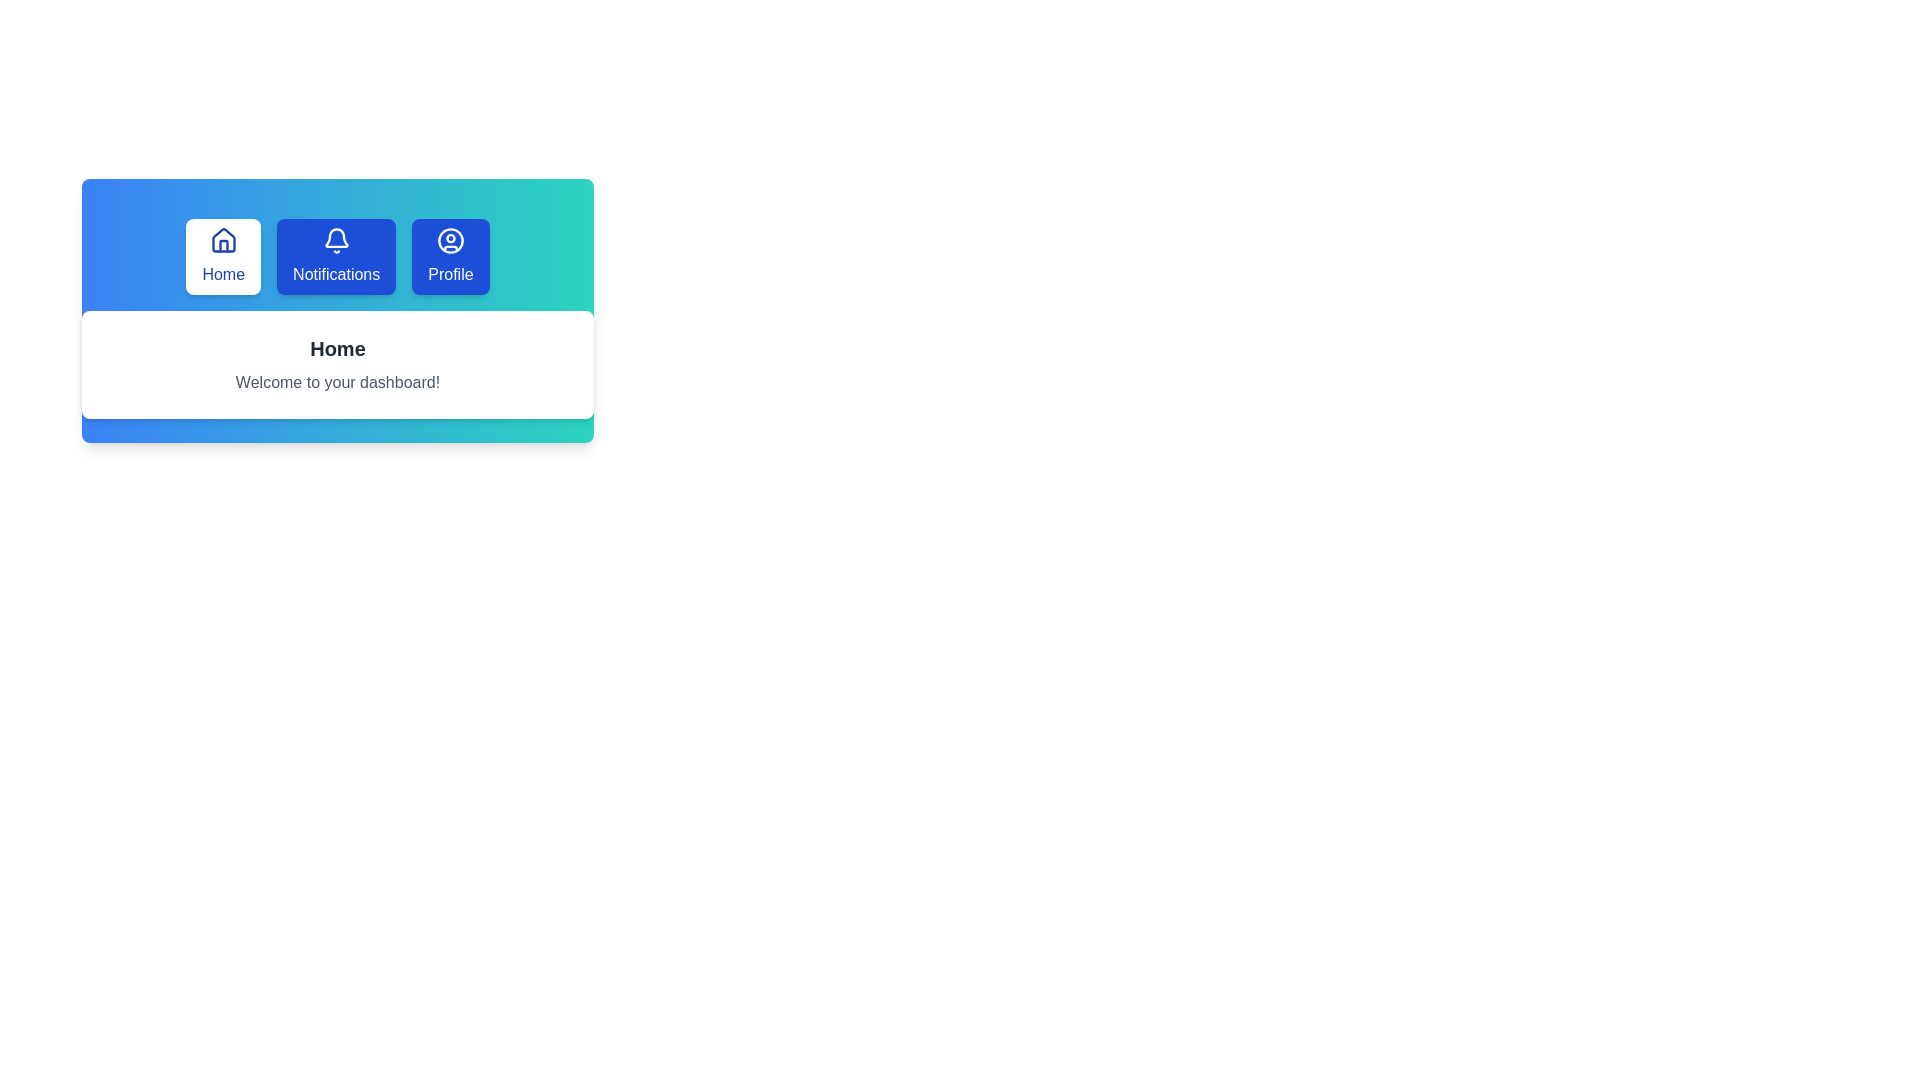 This screenshot has width=1920, height=1080. Describe the element at coordinates (449, 256) in the screenshot. I see `the Profile tab by clicking its button` at that location.